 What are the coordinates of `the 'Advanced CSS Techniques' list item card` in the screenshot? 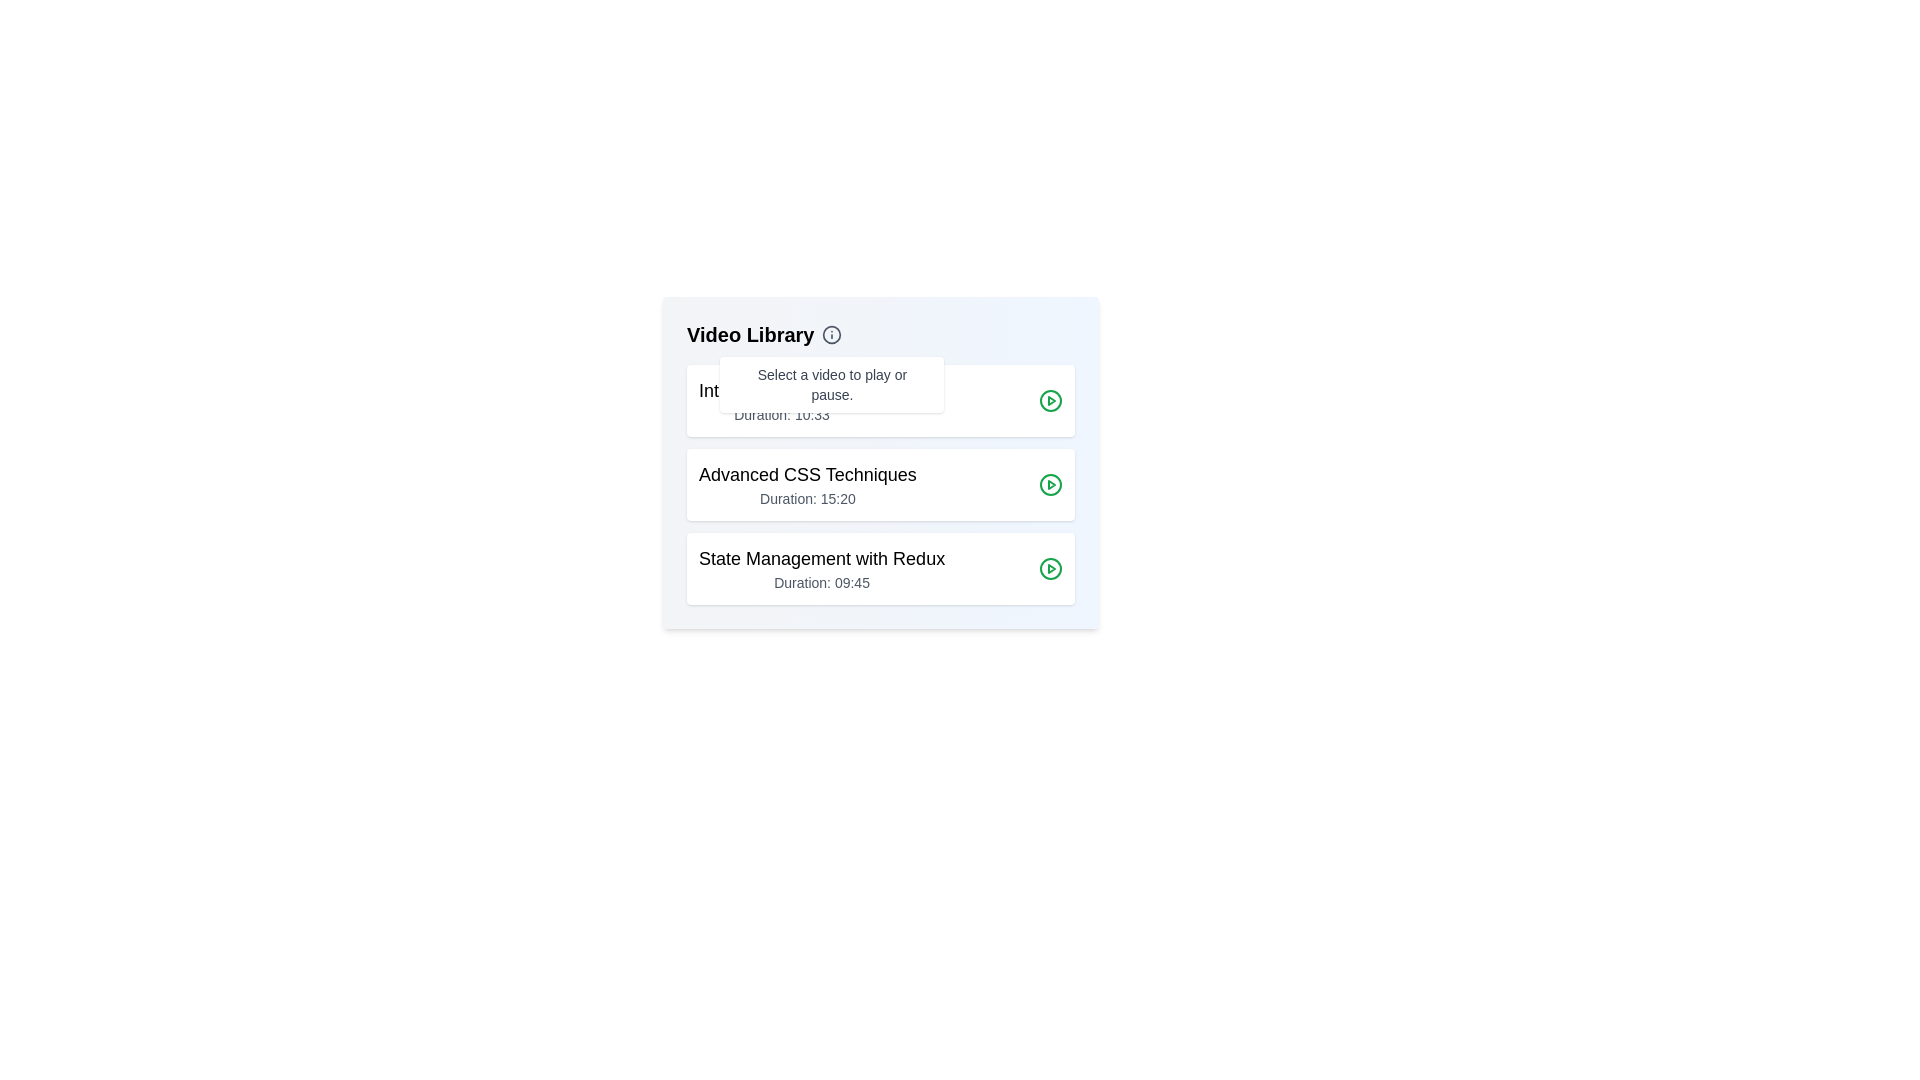 It's located at (880, 485).